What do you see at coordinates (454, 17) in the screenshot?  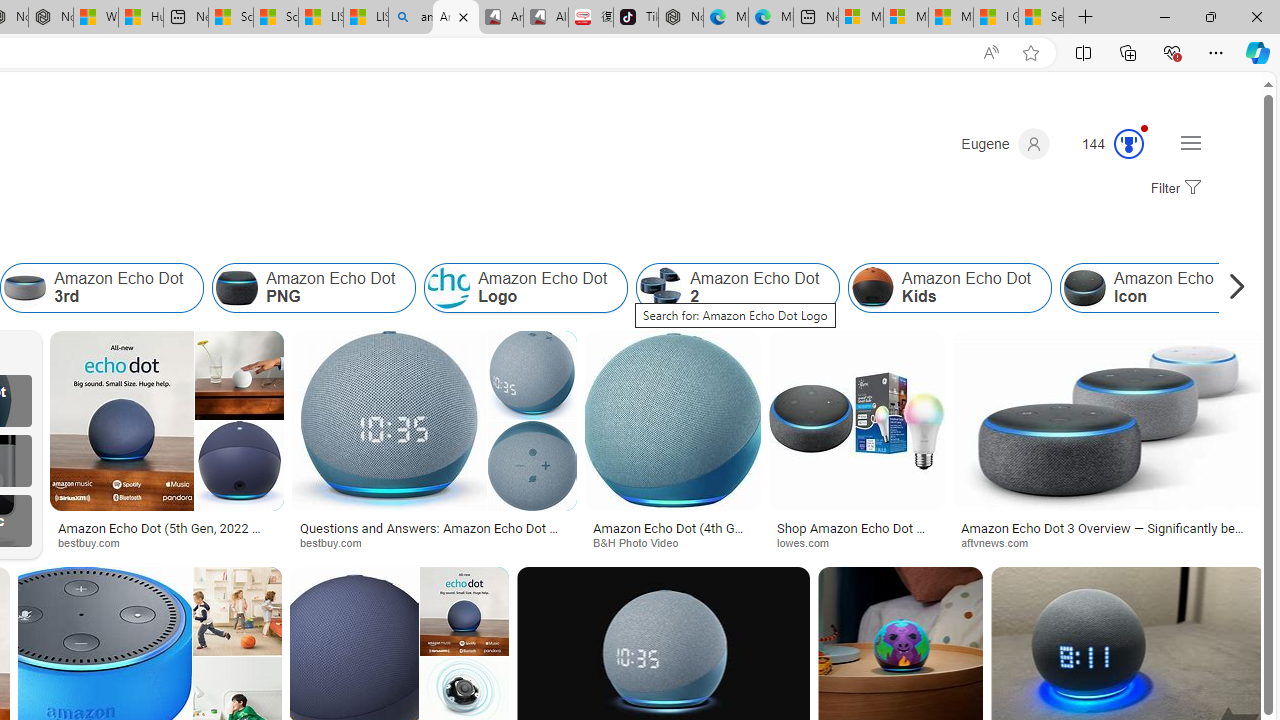 I see `'Amazon Echo Dot Colors - Search Images'` at bounding box center [454, 17].